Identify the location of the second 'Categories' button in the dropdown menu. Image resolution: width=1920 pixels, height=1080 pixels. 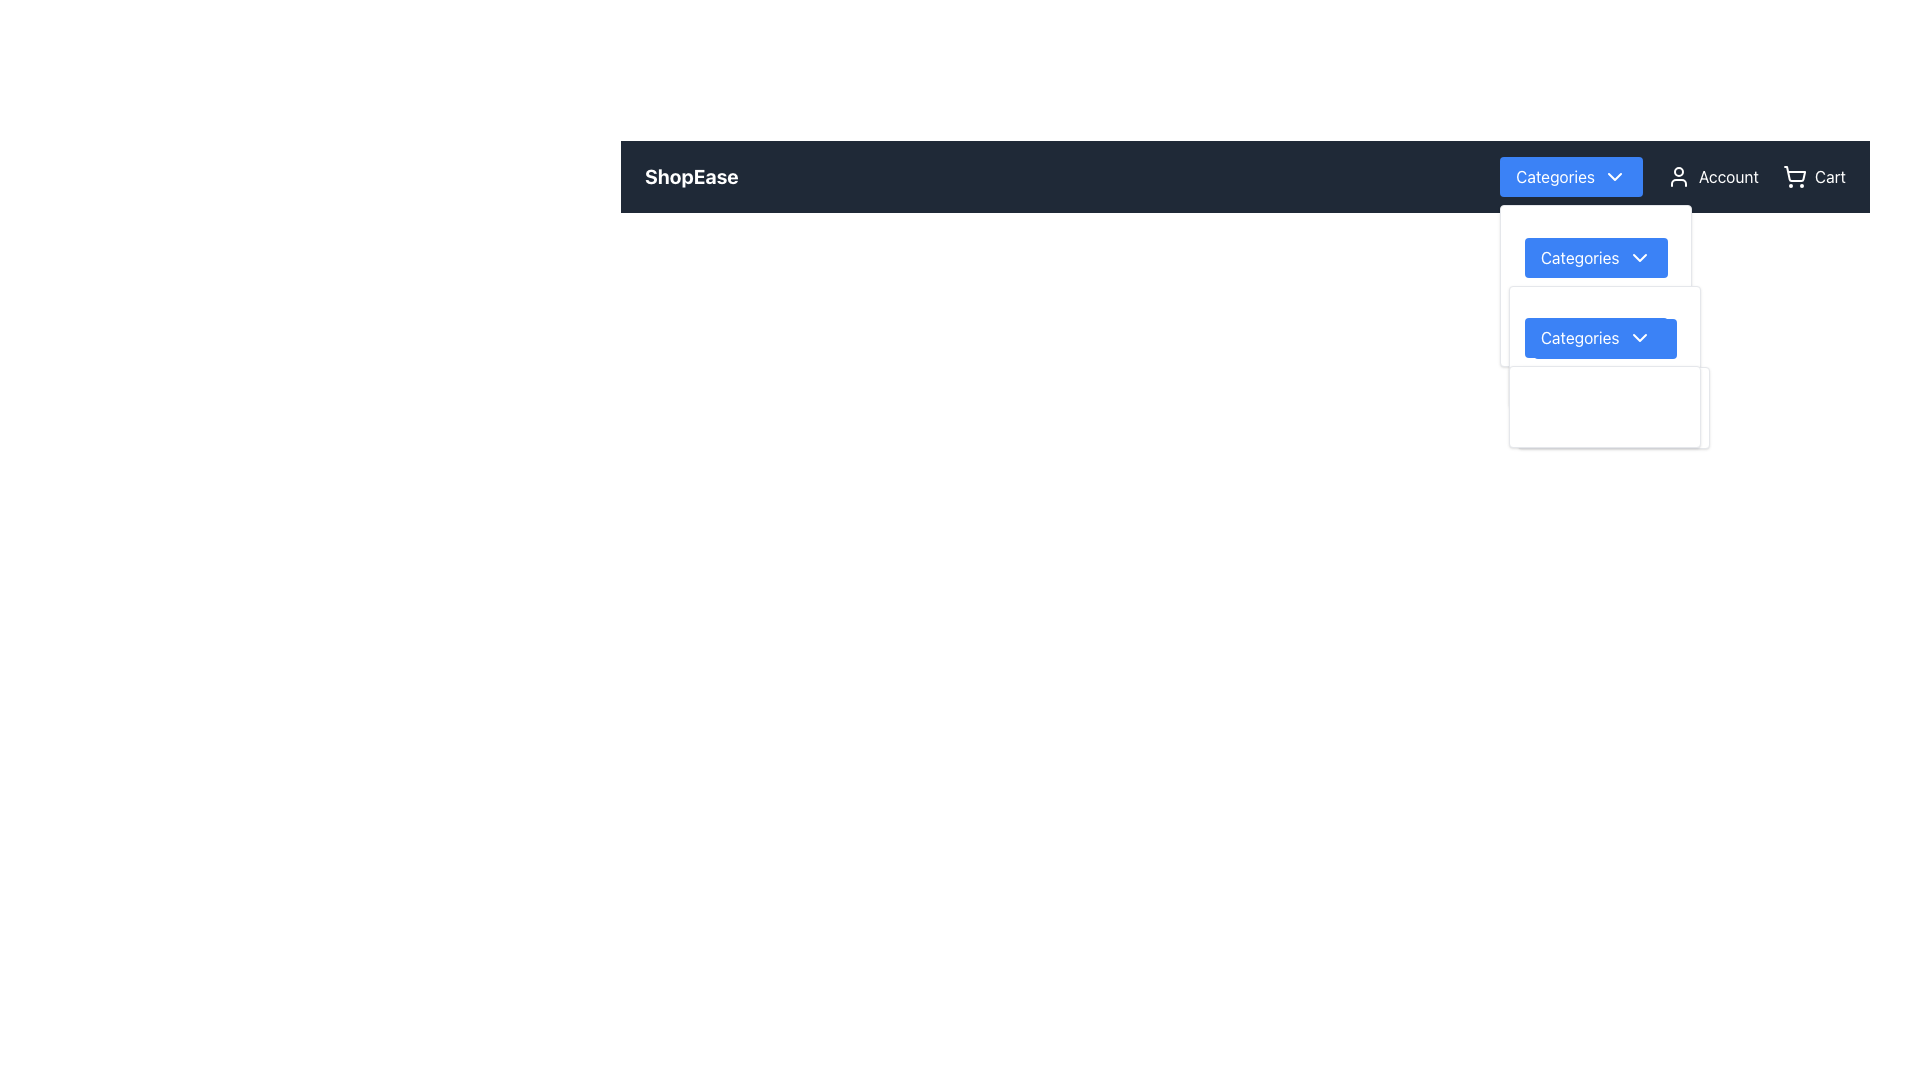
(1595, 337).